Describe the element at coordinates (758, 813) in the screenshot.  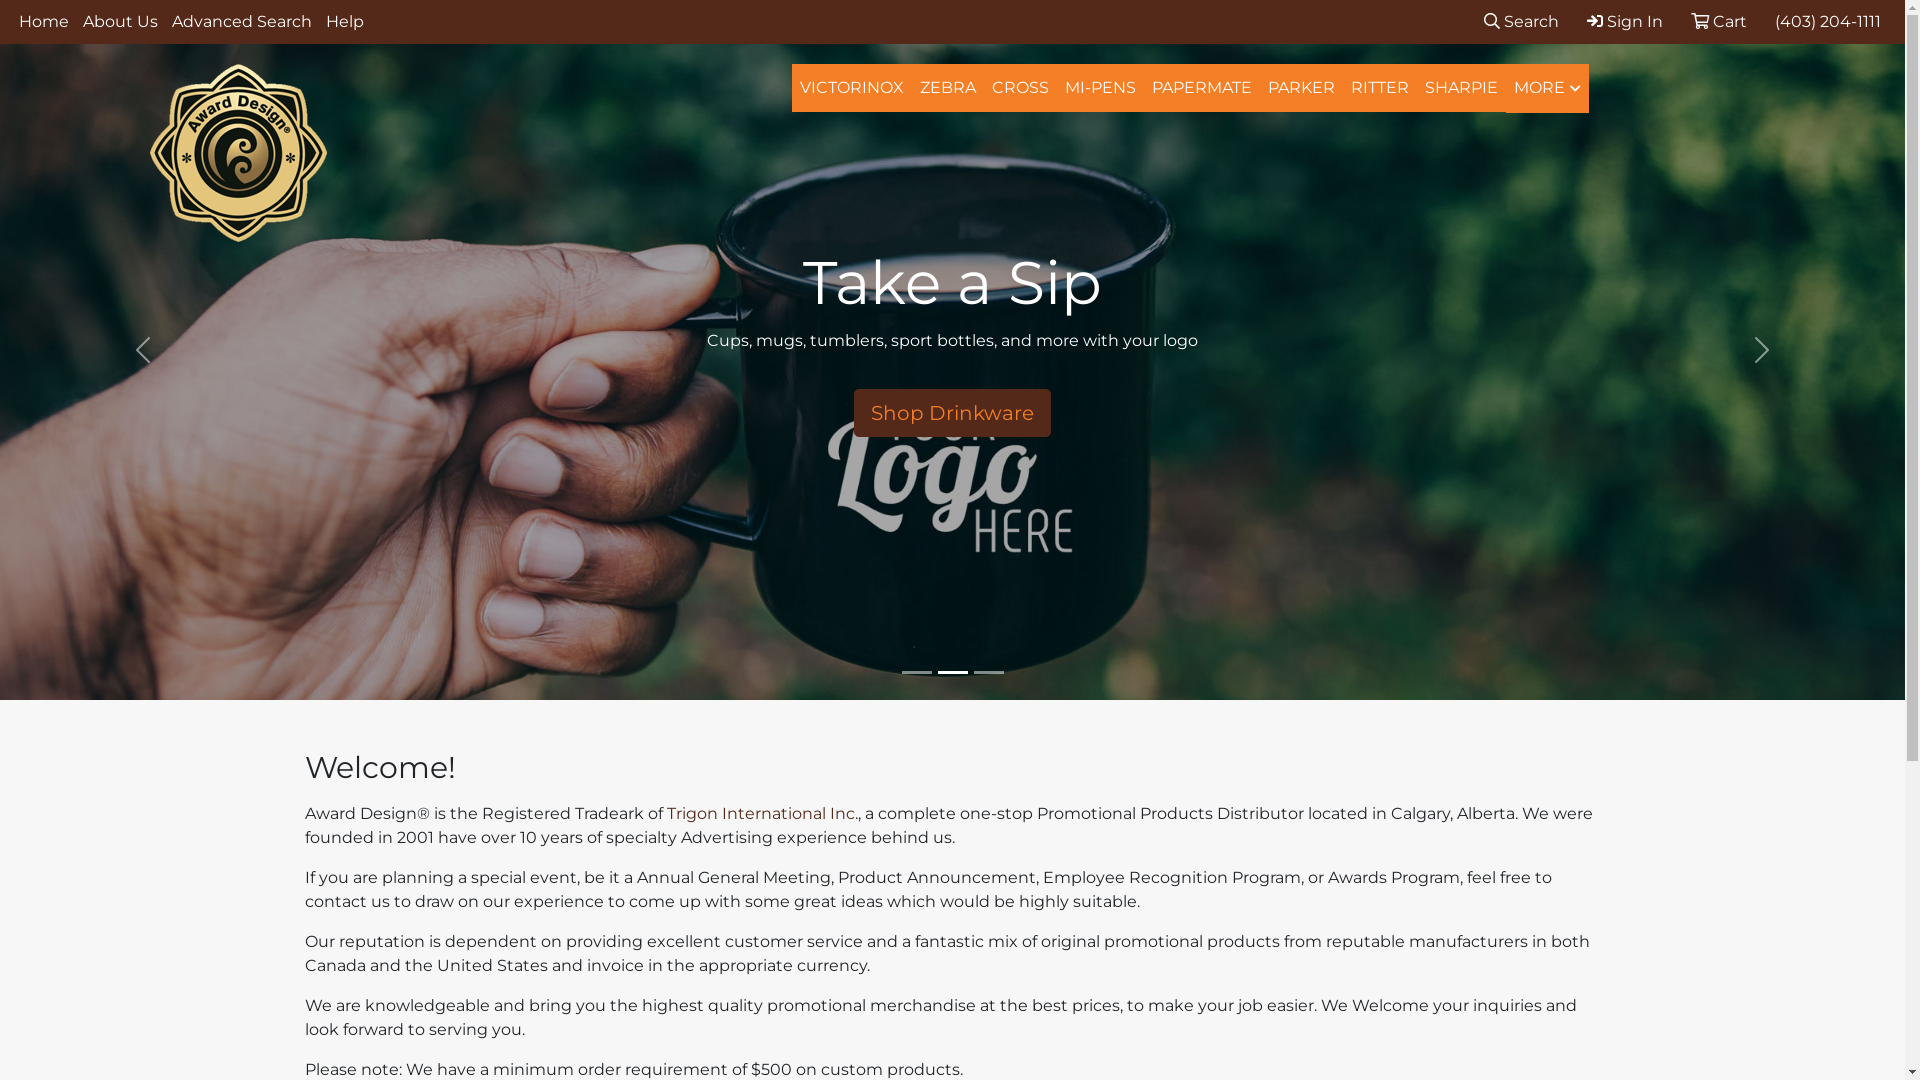
I see `'Trigon International Inc'` at that location.